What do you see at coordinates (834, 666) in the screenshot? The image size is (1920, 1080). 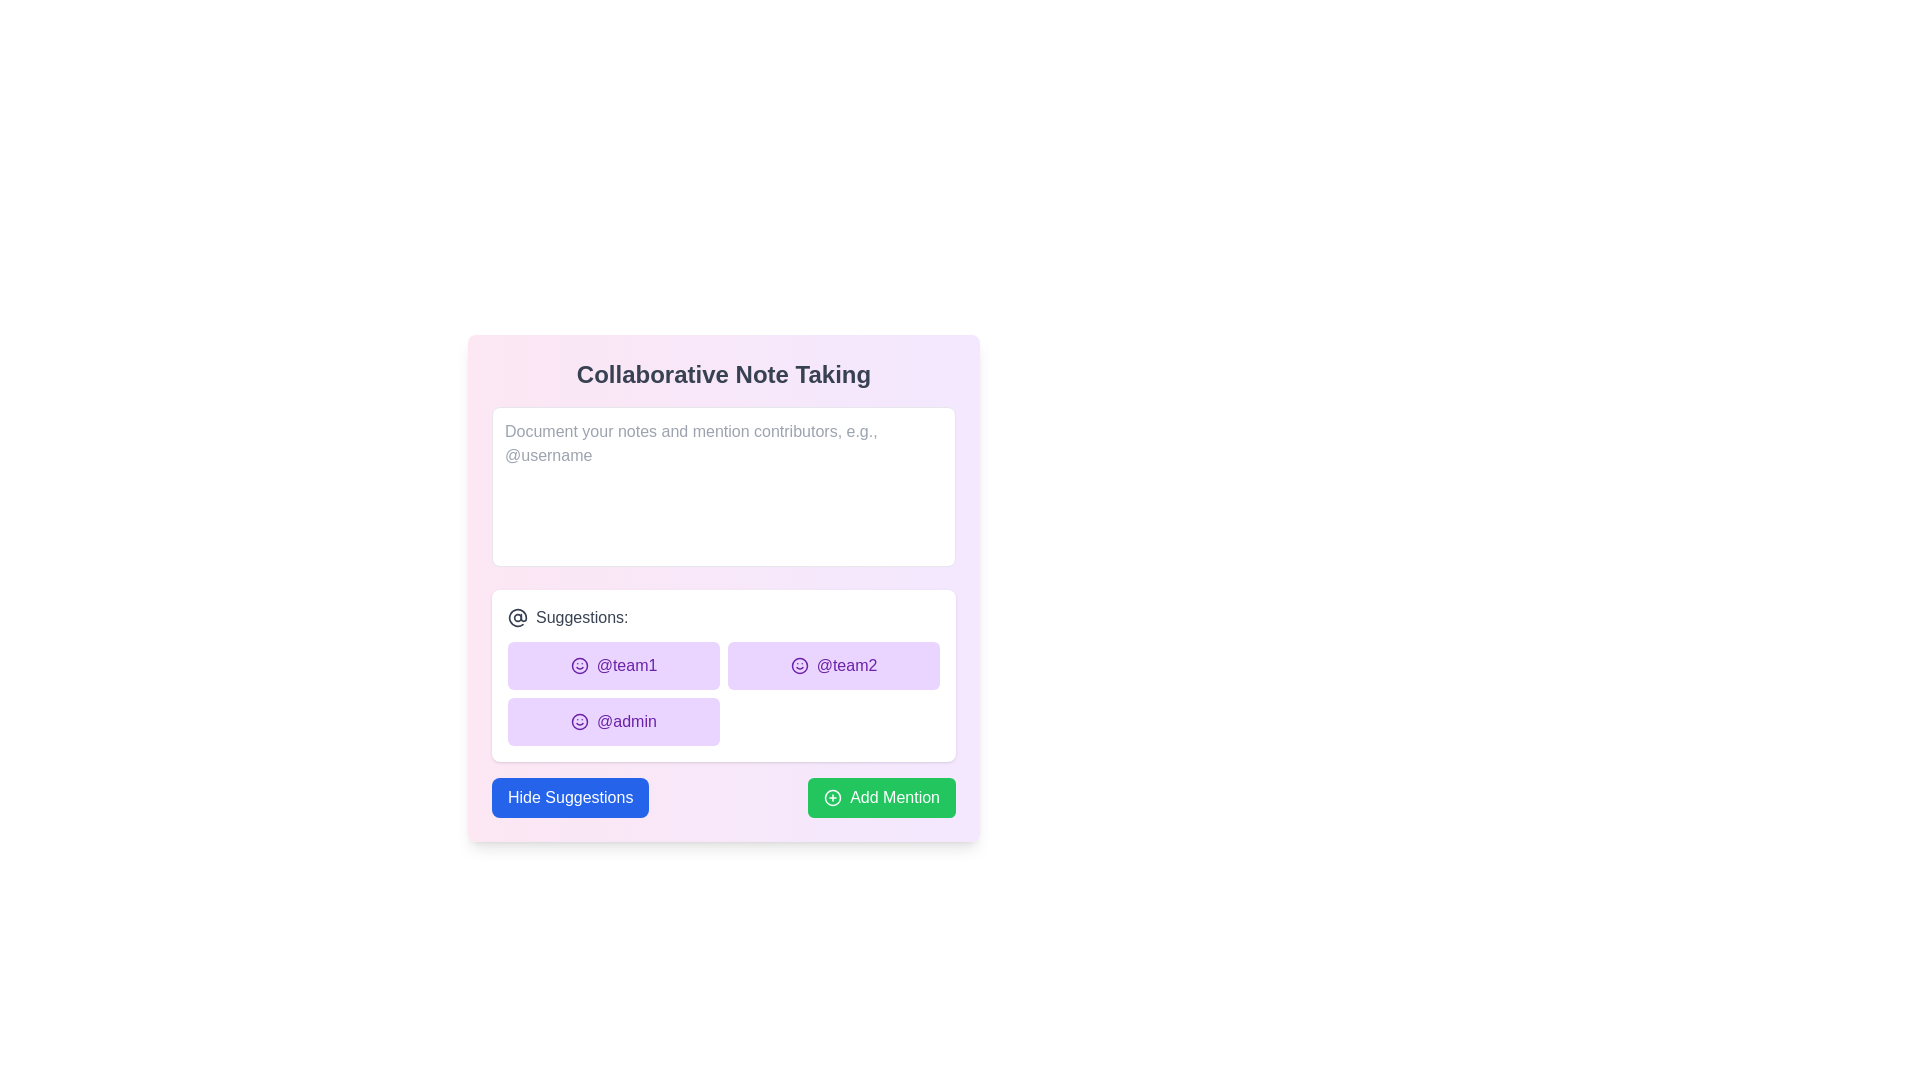 I see `the button with a purple background and rounded corners that contains the icon of a smiling face and the text '@team2', located under the 'Suggestions' section` at bounding box center [834, 666].